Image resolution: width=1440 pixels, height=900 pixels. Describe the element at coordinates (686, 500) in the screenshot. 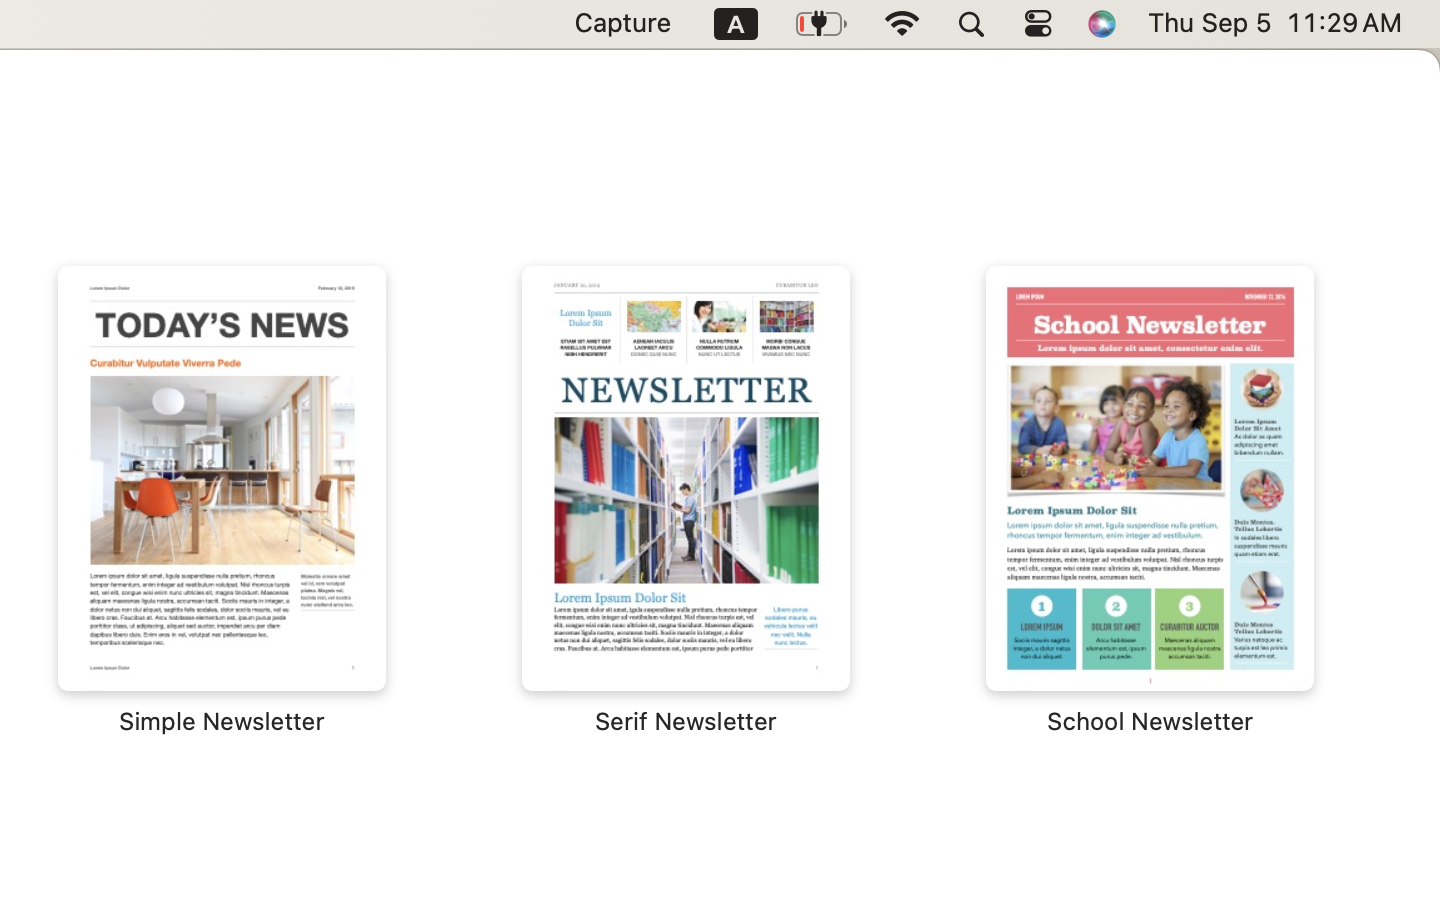

I see `'‎⁨Serif Newsletter⁩'` at that location.